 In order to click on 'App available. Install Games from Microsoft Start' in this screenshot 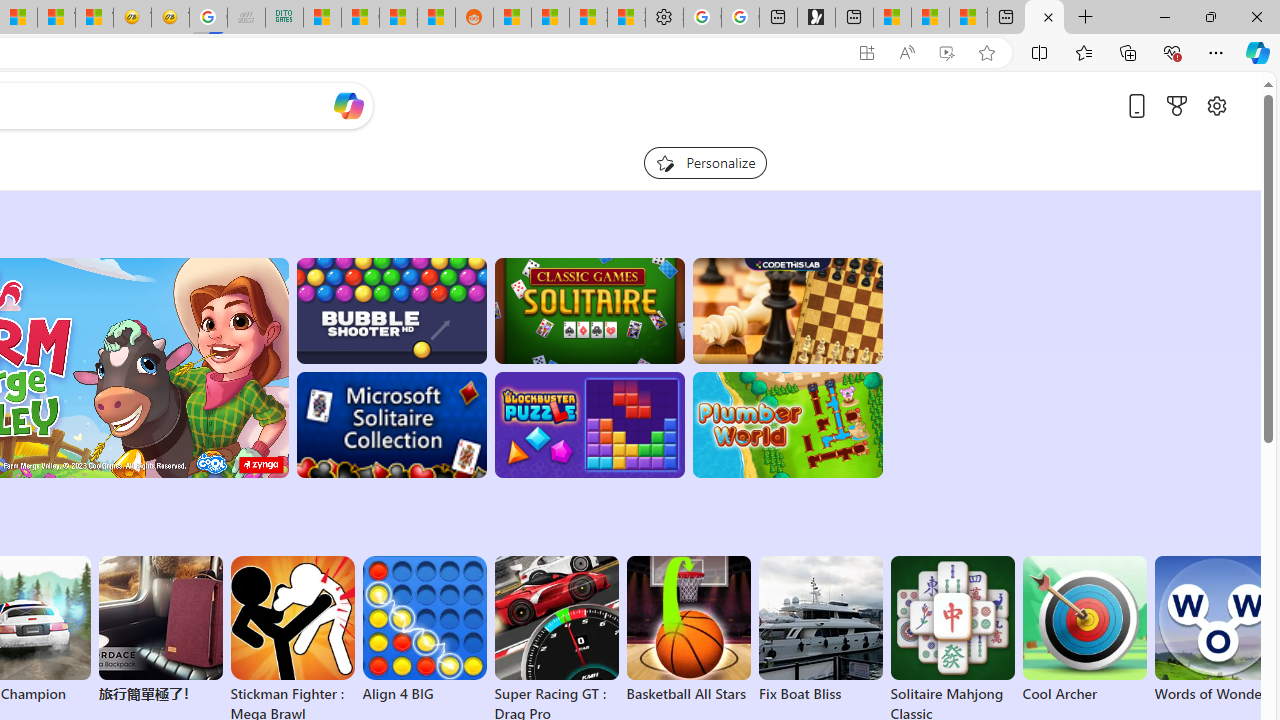, I will do `click(867, 52)`.